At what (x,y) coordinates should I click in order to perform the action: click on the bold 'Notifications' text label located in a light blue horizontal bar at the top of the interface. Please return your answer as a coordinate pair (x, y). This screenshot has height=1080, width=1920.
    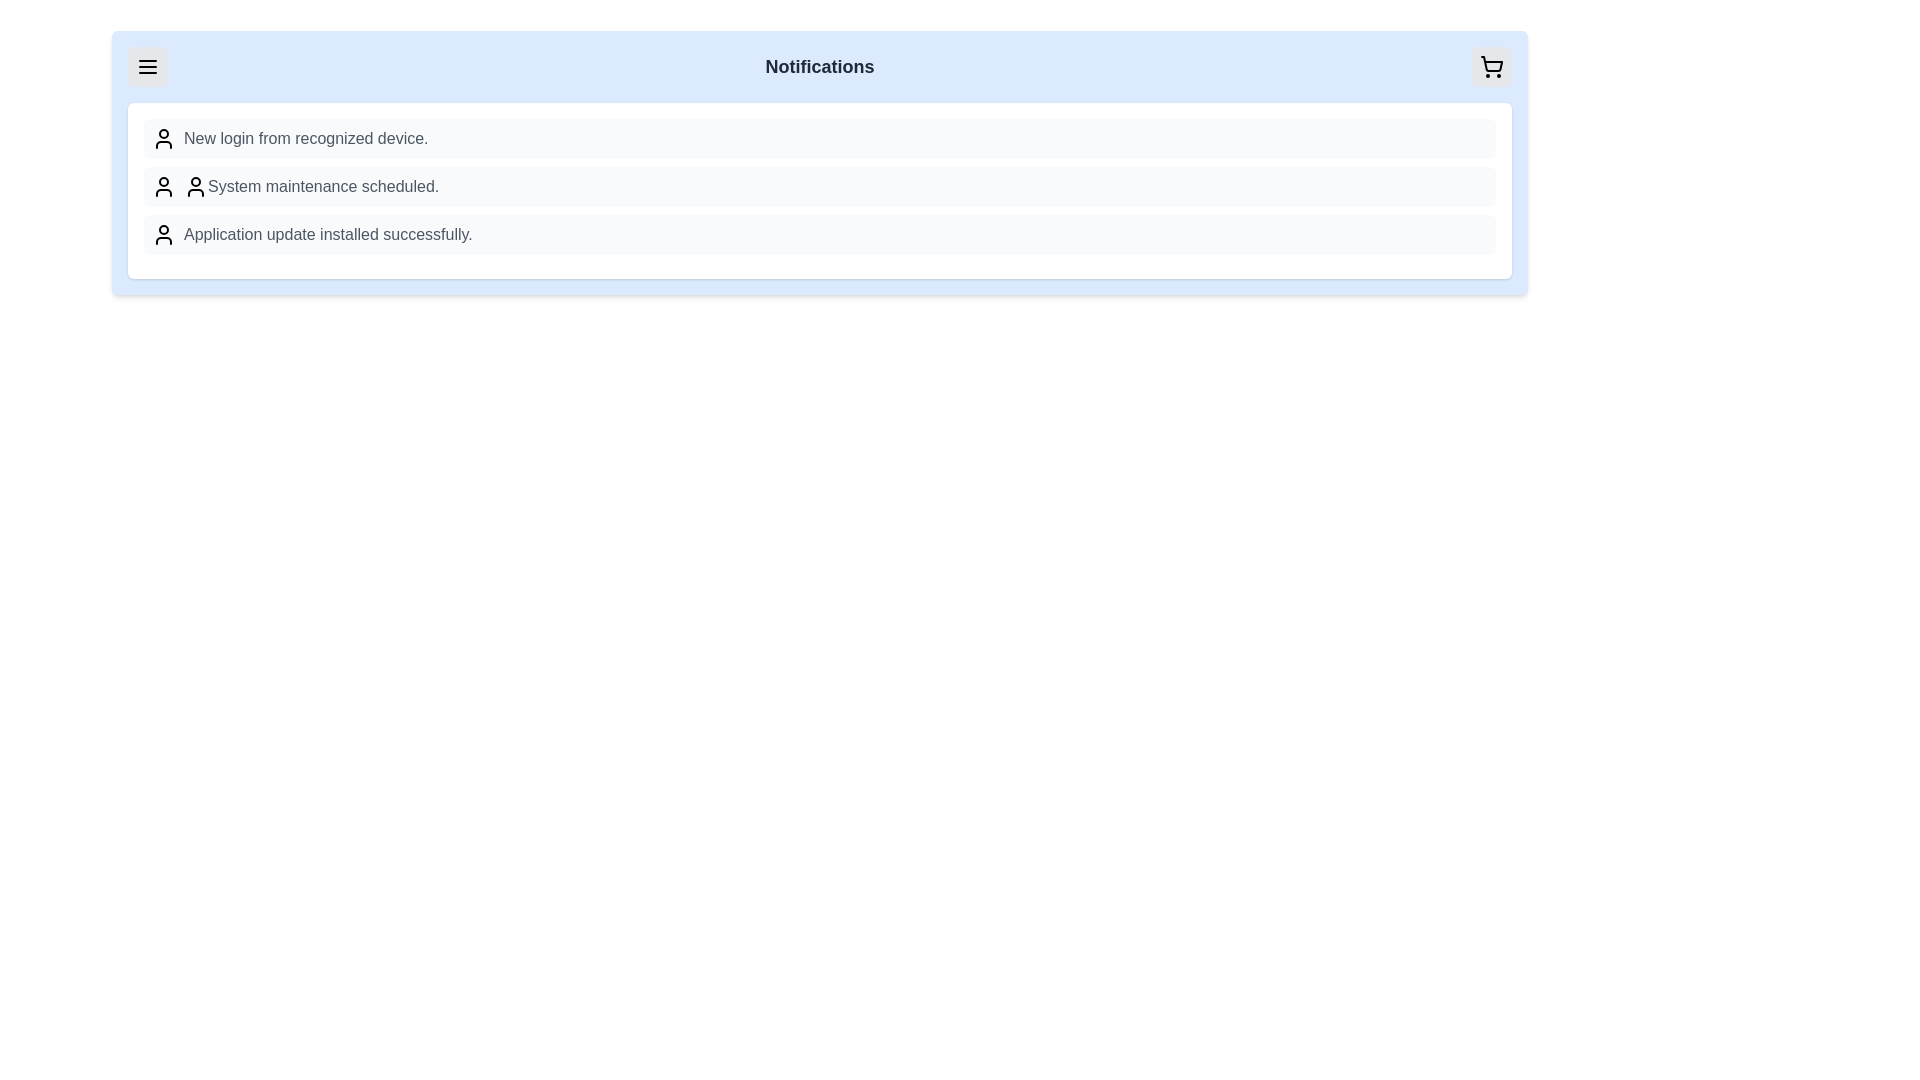
    Looking at the image, I should click on (820, 65).